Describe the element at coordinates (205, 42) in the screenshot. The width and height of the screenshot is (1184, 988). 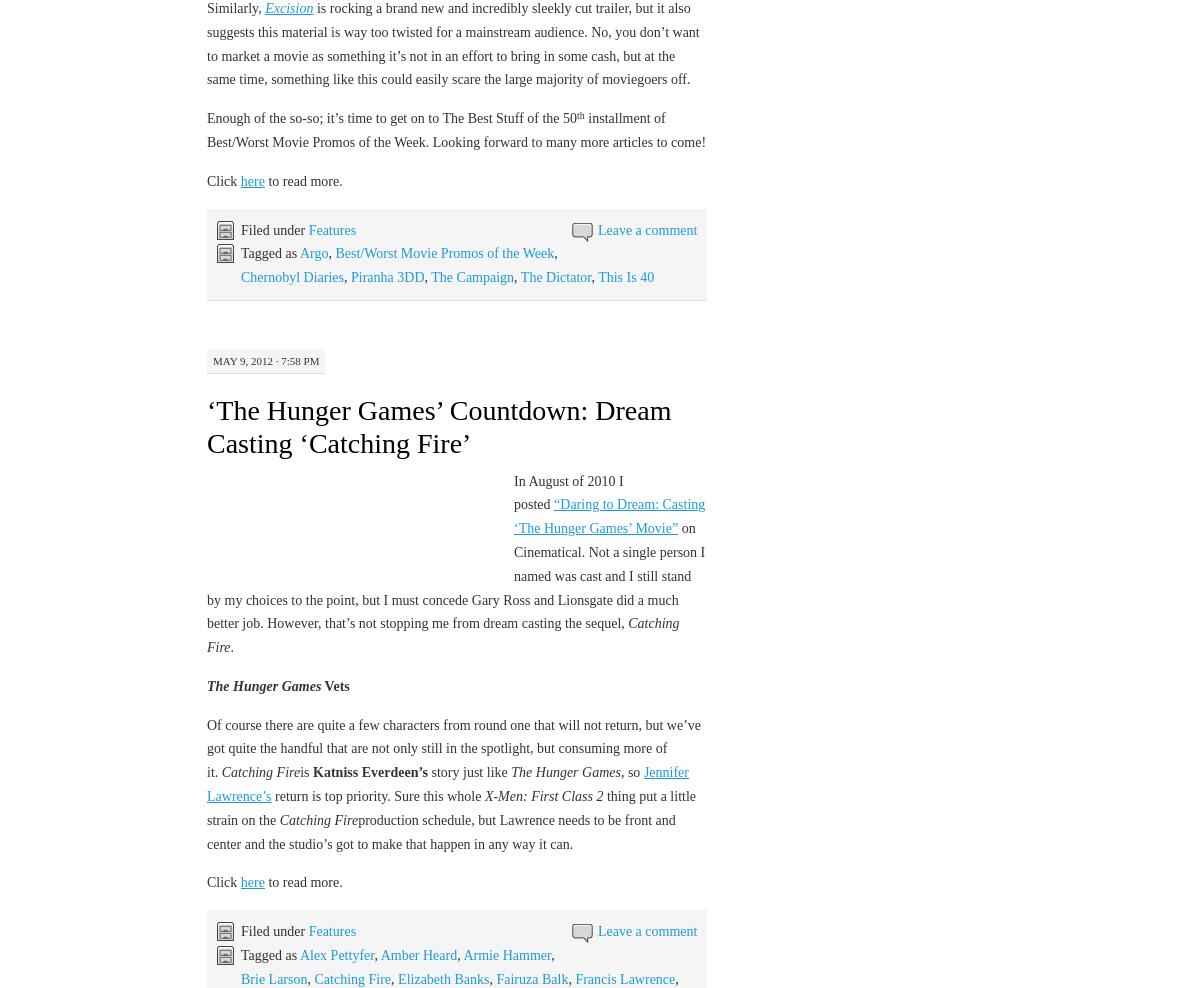
I see `'is rocking a brand new and incredibly sleekly cut trailer, but it also suggests this material is way too twisted for a mainstream audience. No, you don’t want to market a movie as something it’s not in an effort to bring in some cash, but at the same time, something like this could easily scare the large majority of moviegoers off.'` at that location.